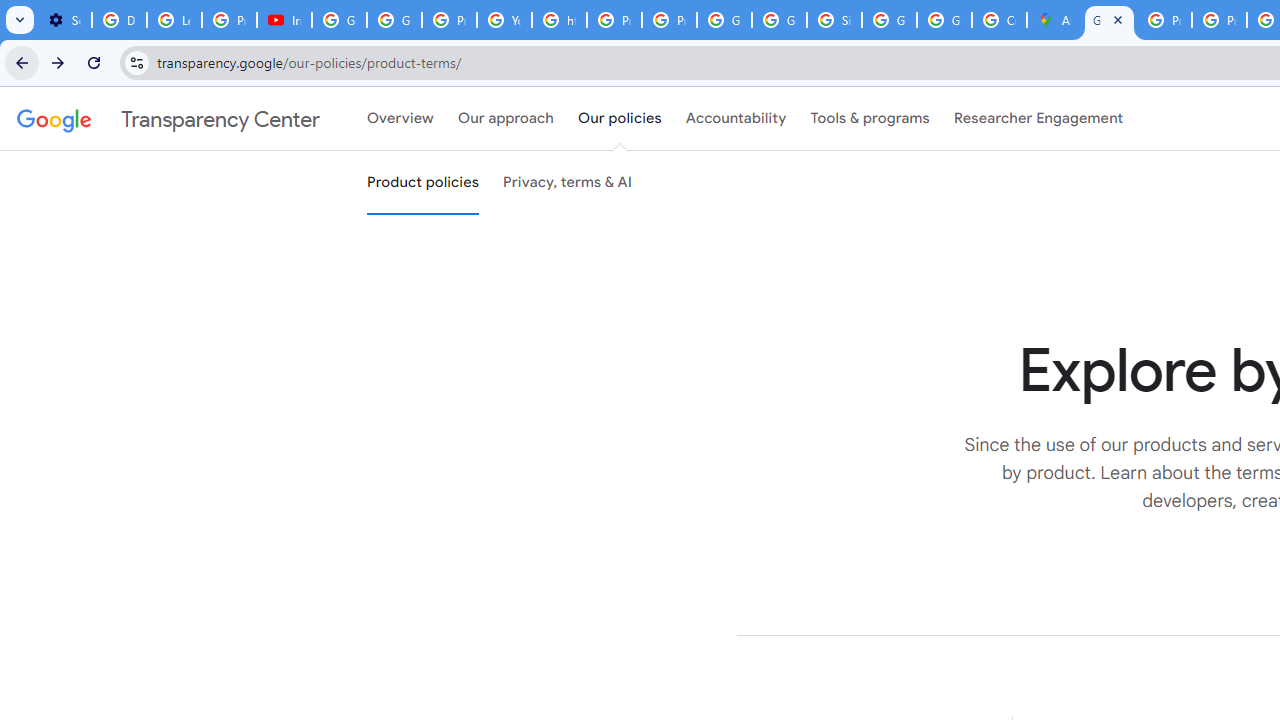 The image size is (1280, 720). What do you see at coordinates (64, 20) in the screenshot?
I see `'Settings - Performance'` at bounding box center [64, 20].